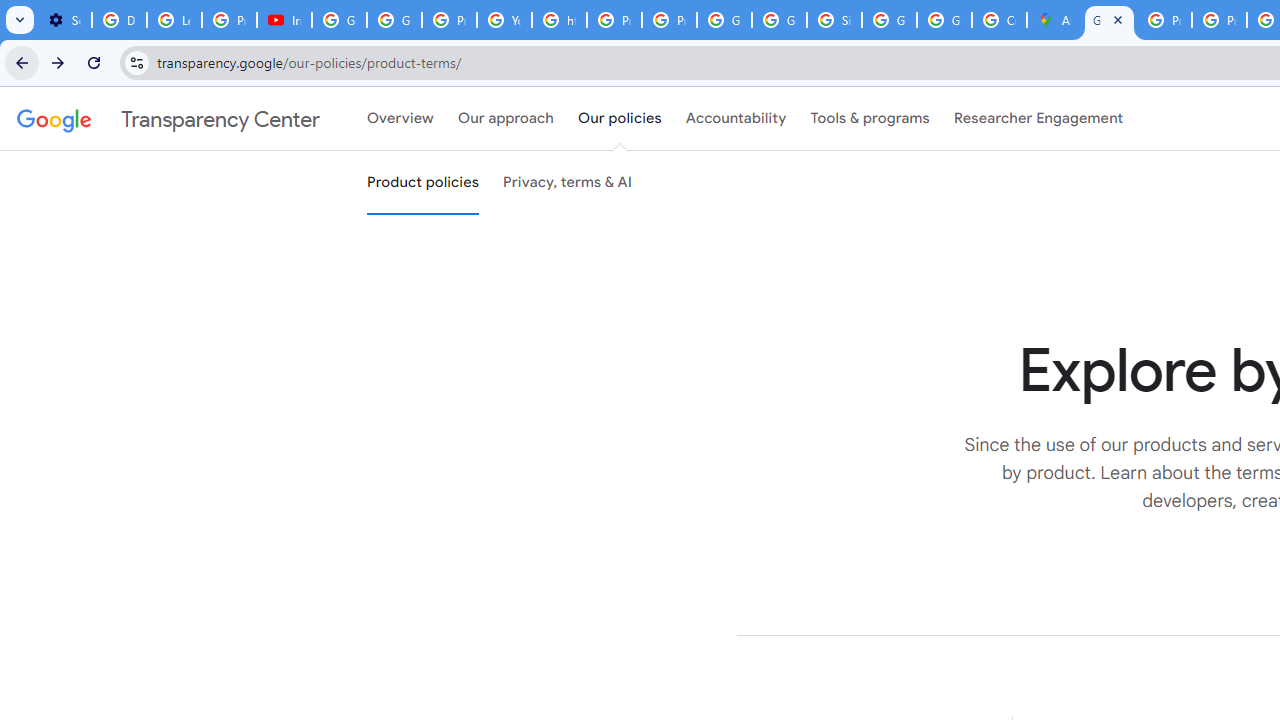 The image size is (1280, 720). What do you see at coordinates (64, 20) in the screenshot?
I see `'Settings - Performance'` at bounding box center [64, 20].